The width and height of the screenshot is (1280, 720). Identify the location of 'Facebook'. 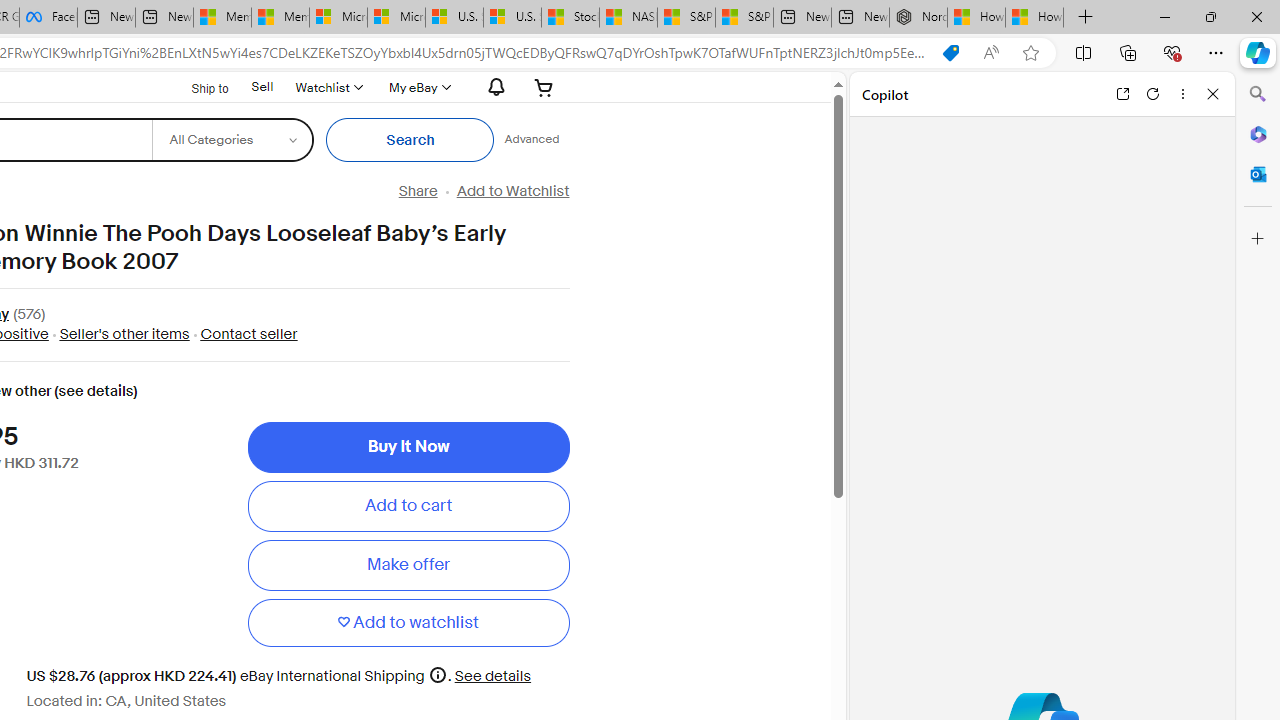
(48, 17).